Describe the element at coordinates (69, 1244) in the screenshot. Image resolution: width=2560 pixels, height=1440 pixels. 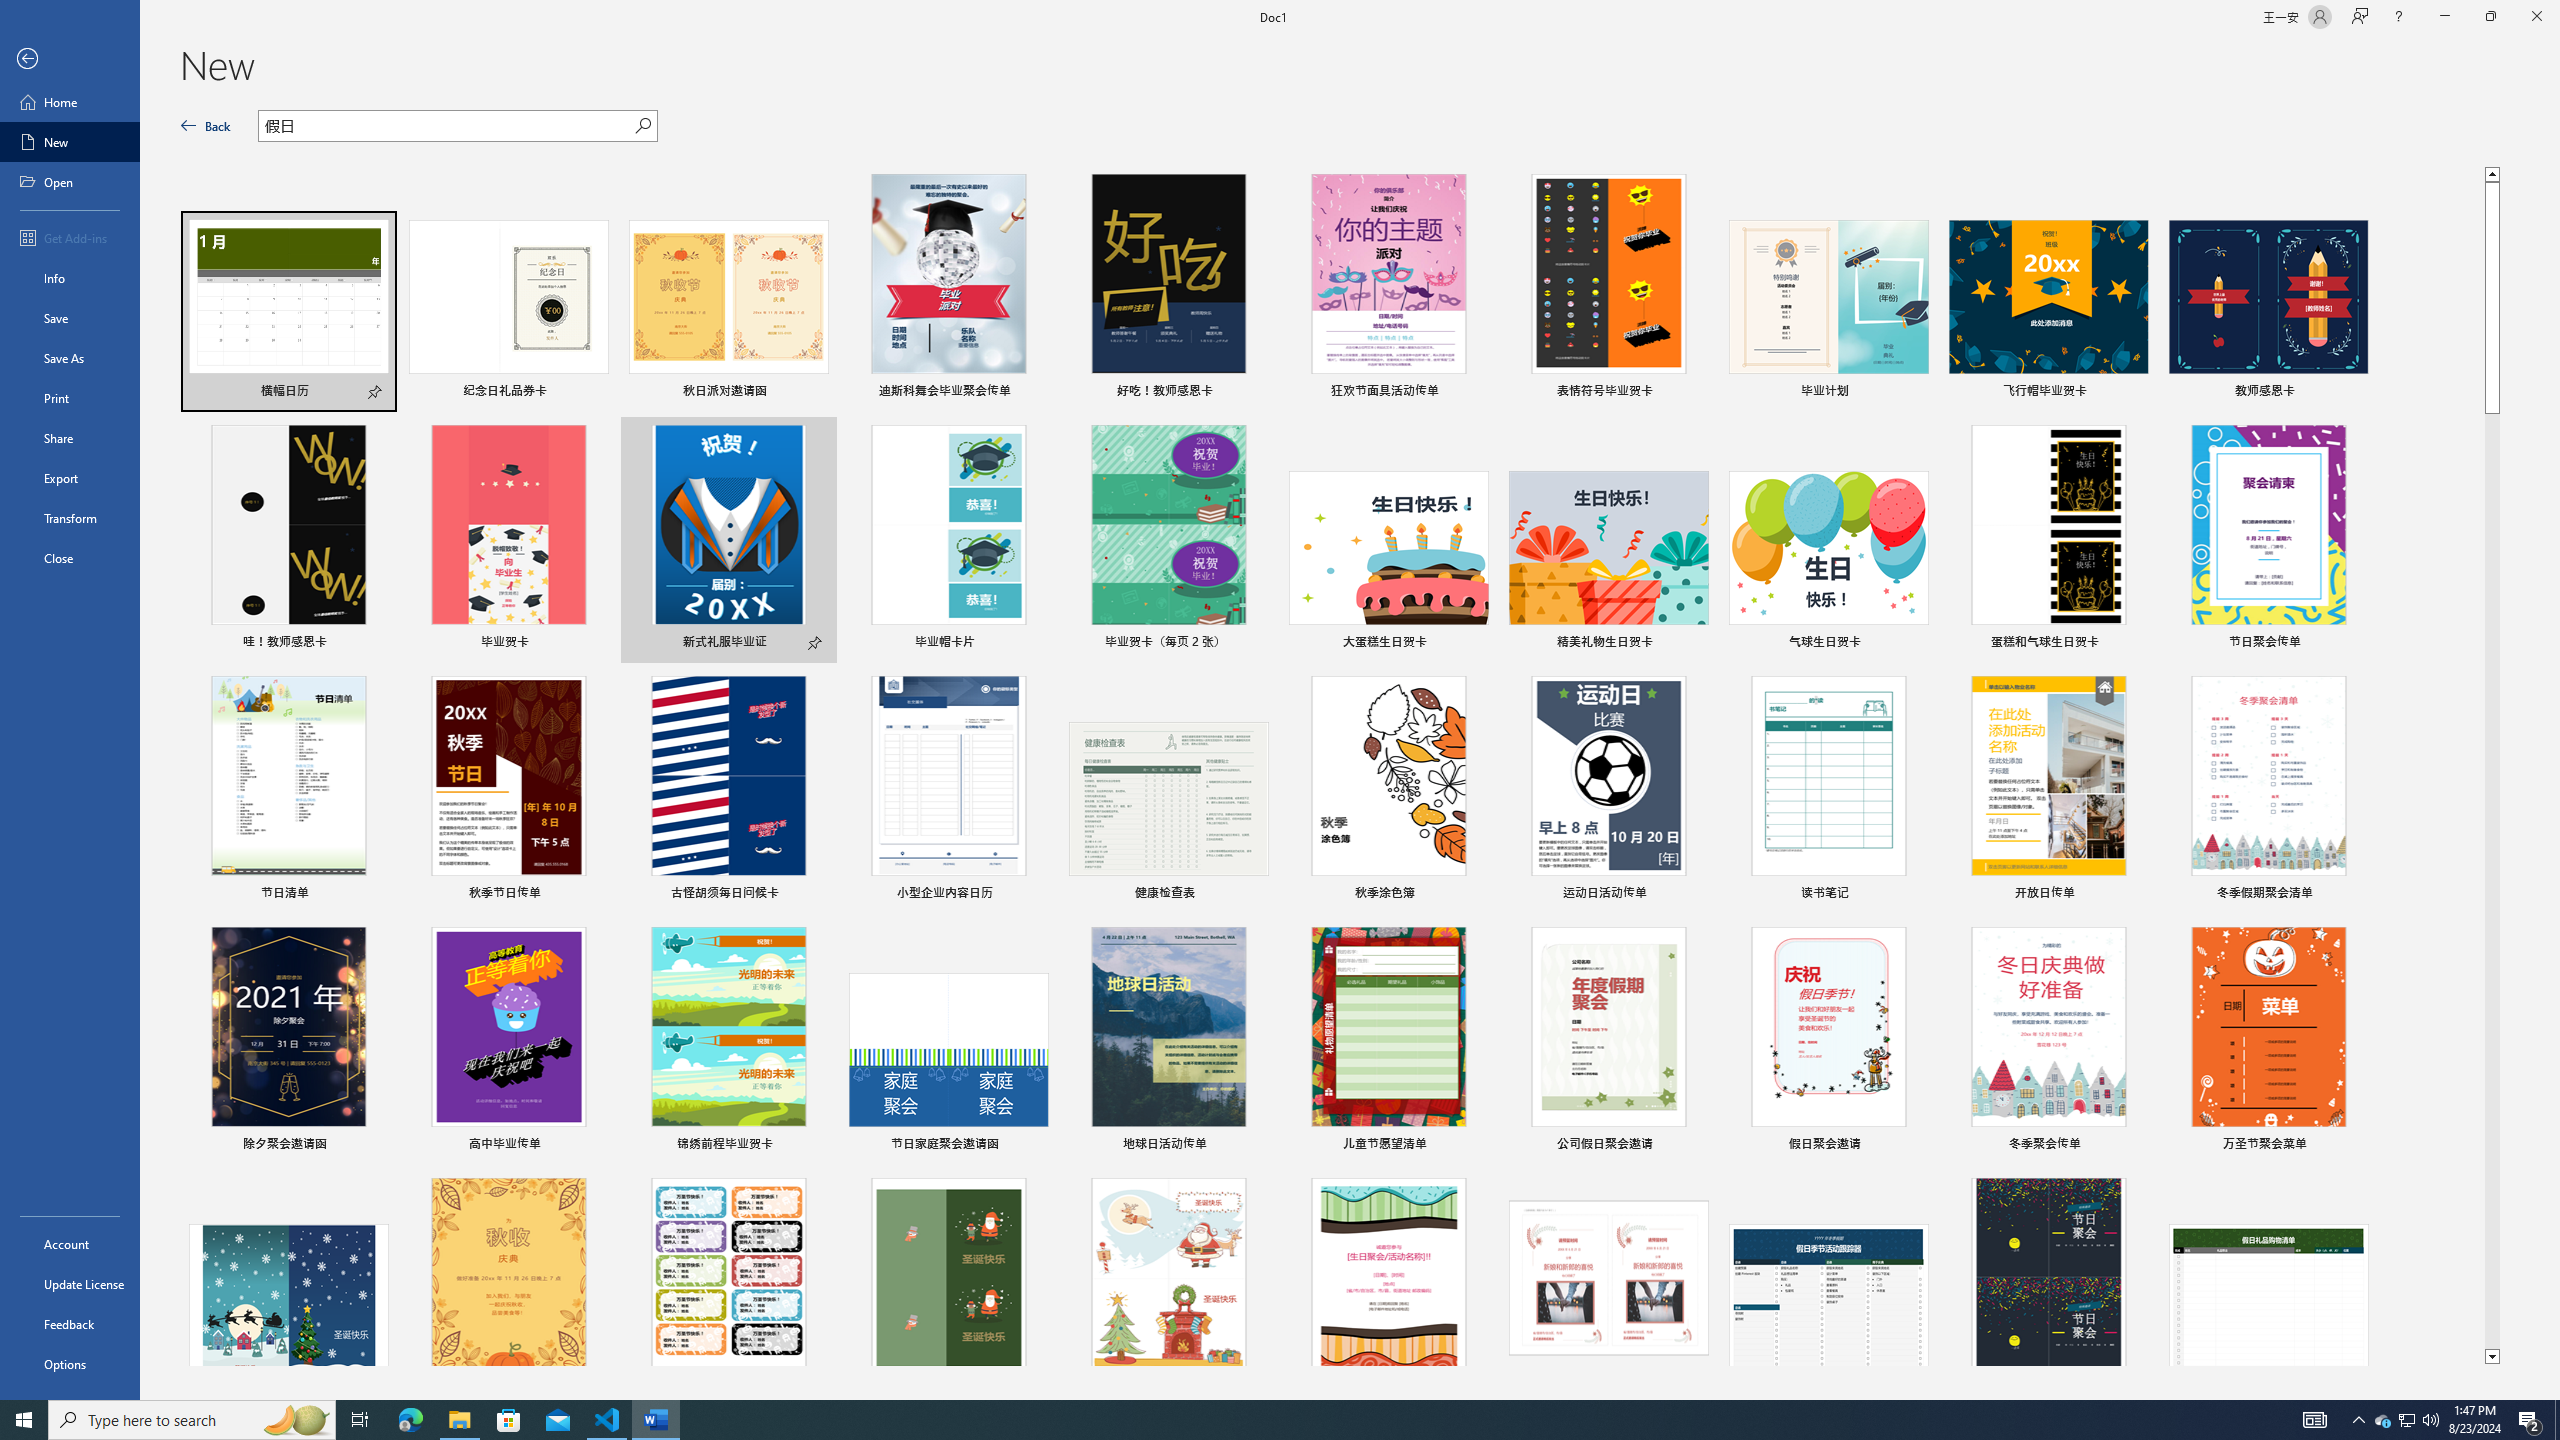
I see `'Account'` at that location.